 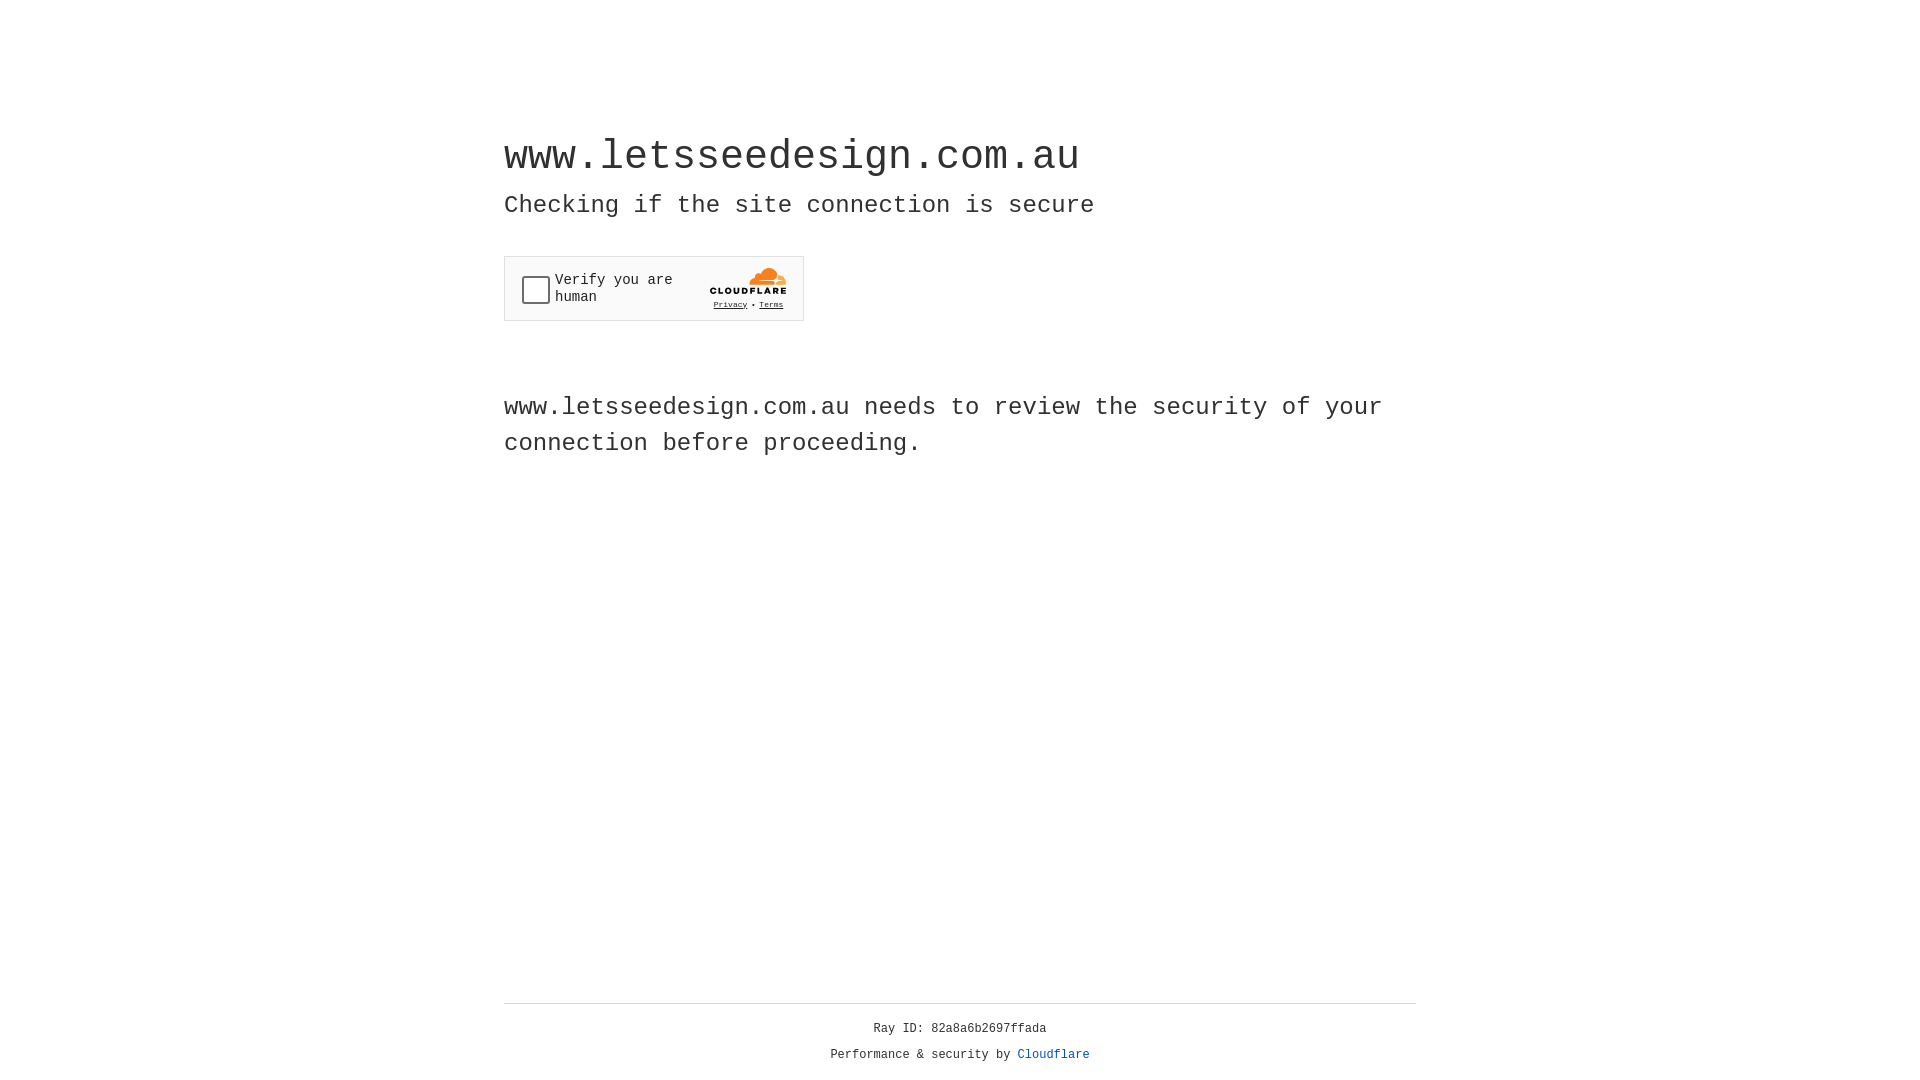 I want to click on 'Cloudflare', so click(x=1053, y=1054).